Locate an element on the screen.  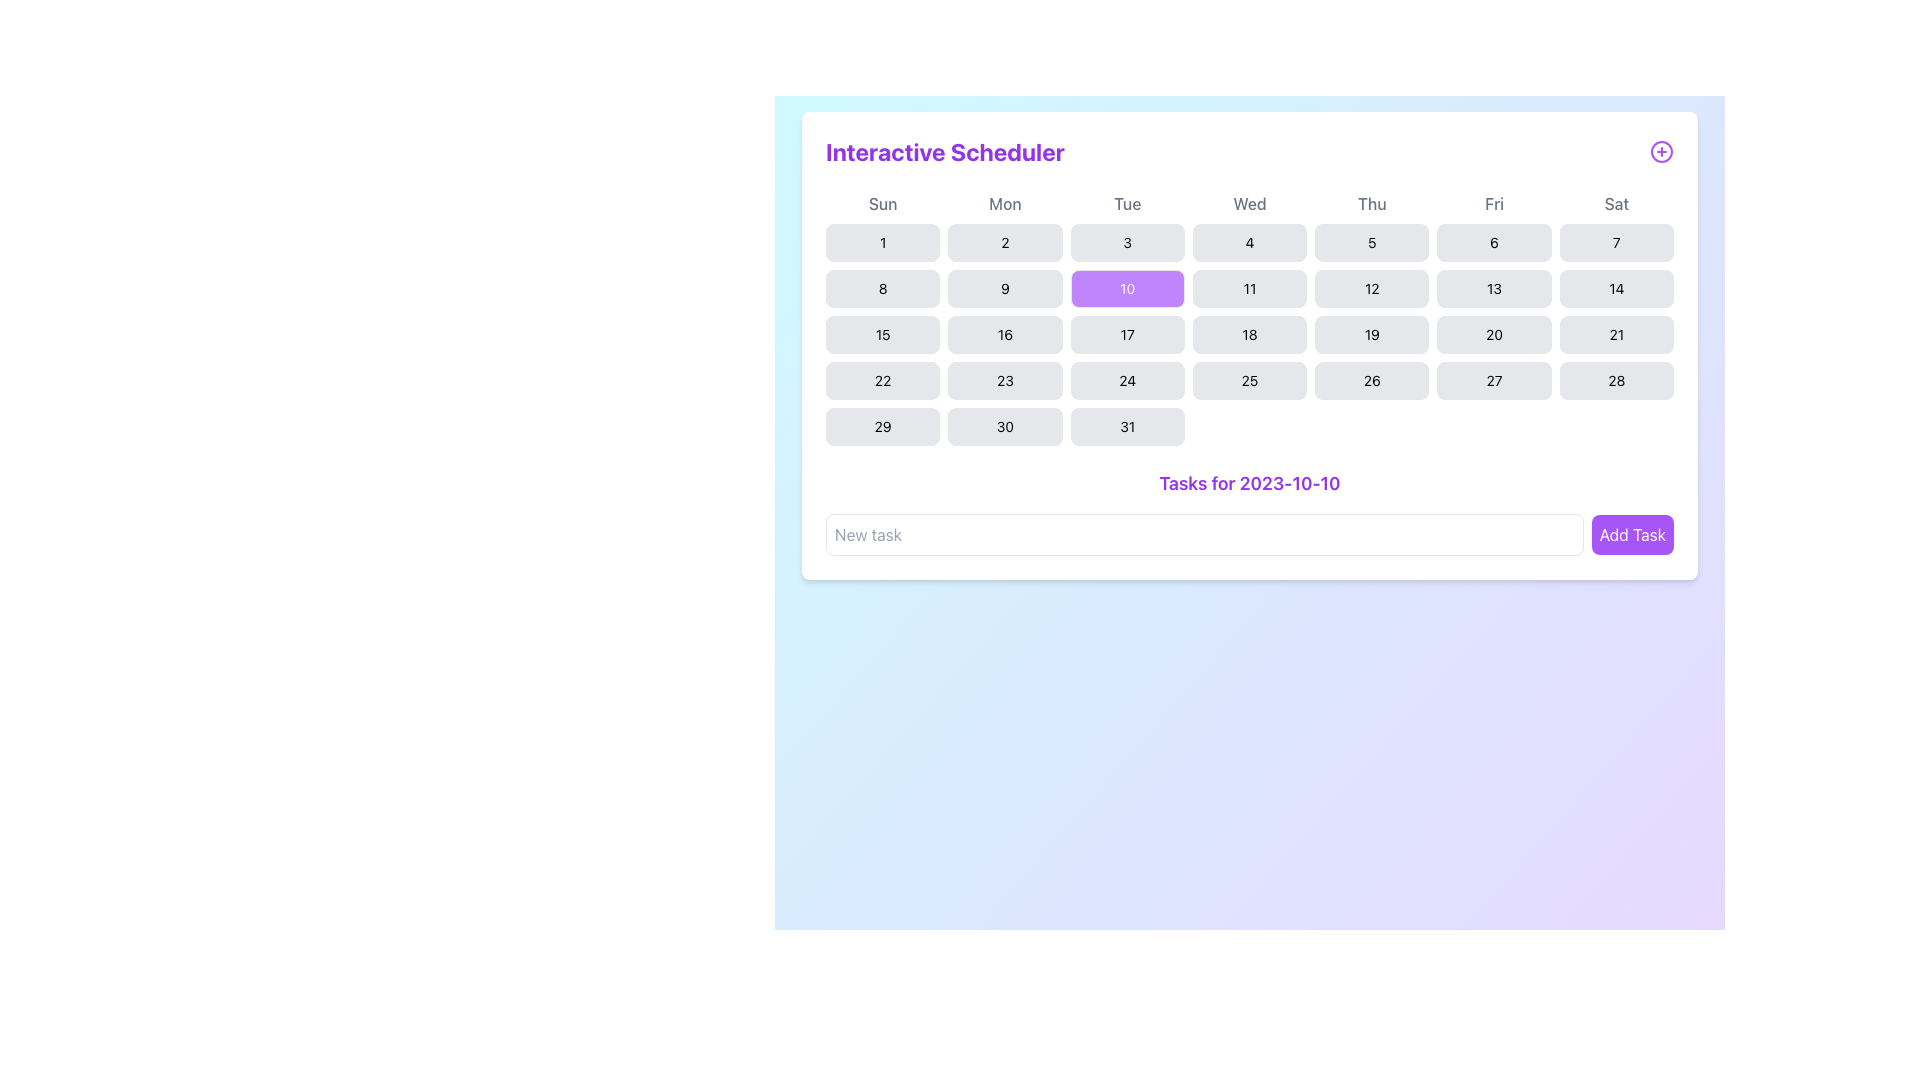
the button representing the date '18' in the fifth row and fourth column of the calendar grid is located at coordinates (1248, 334).